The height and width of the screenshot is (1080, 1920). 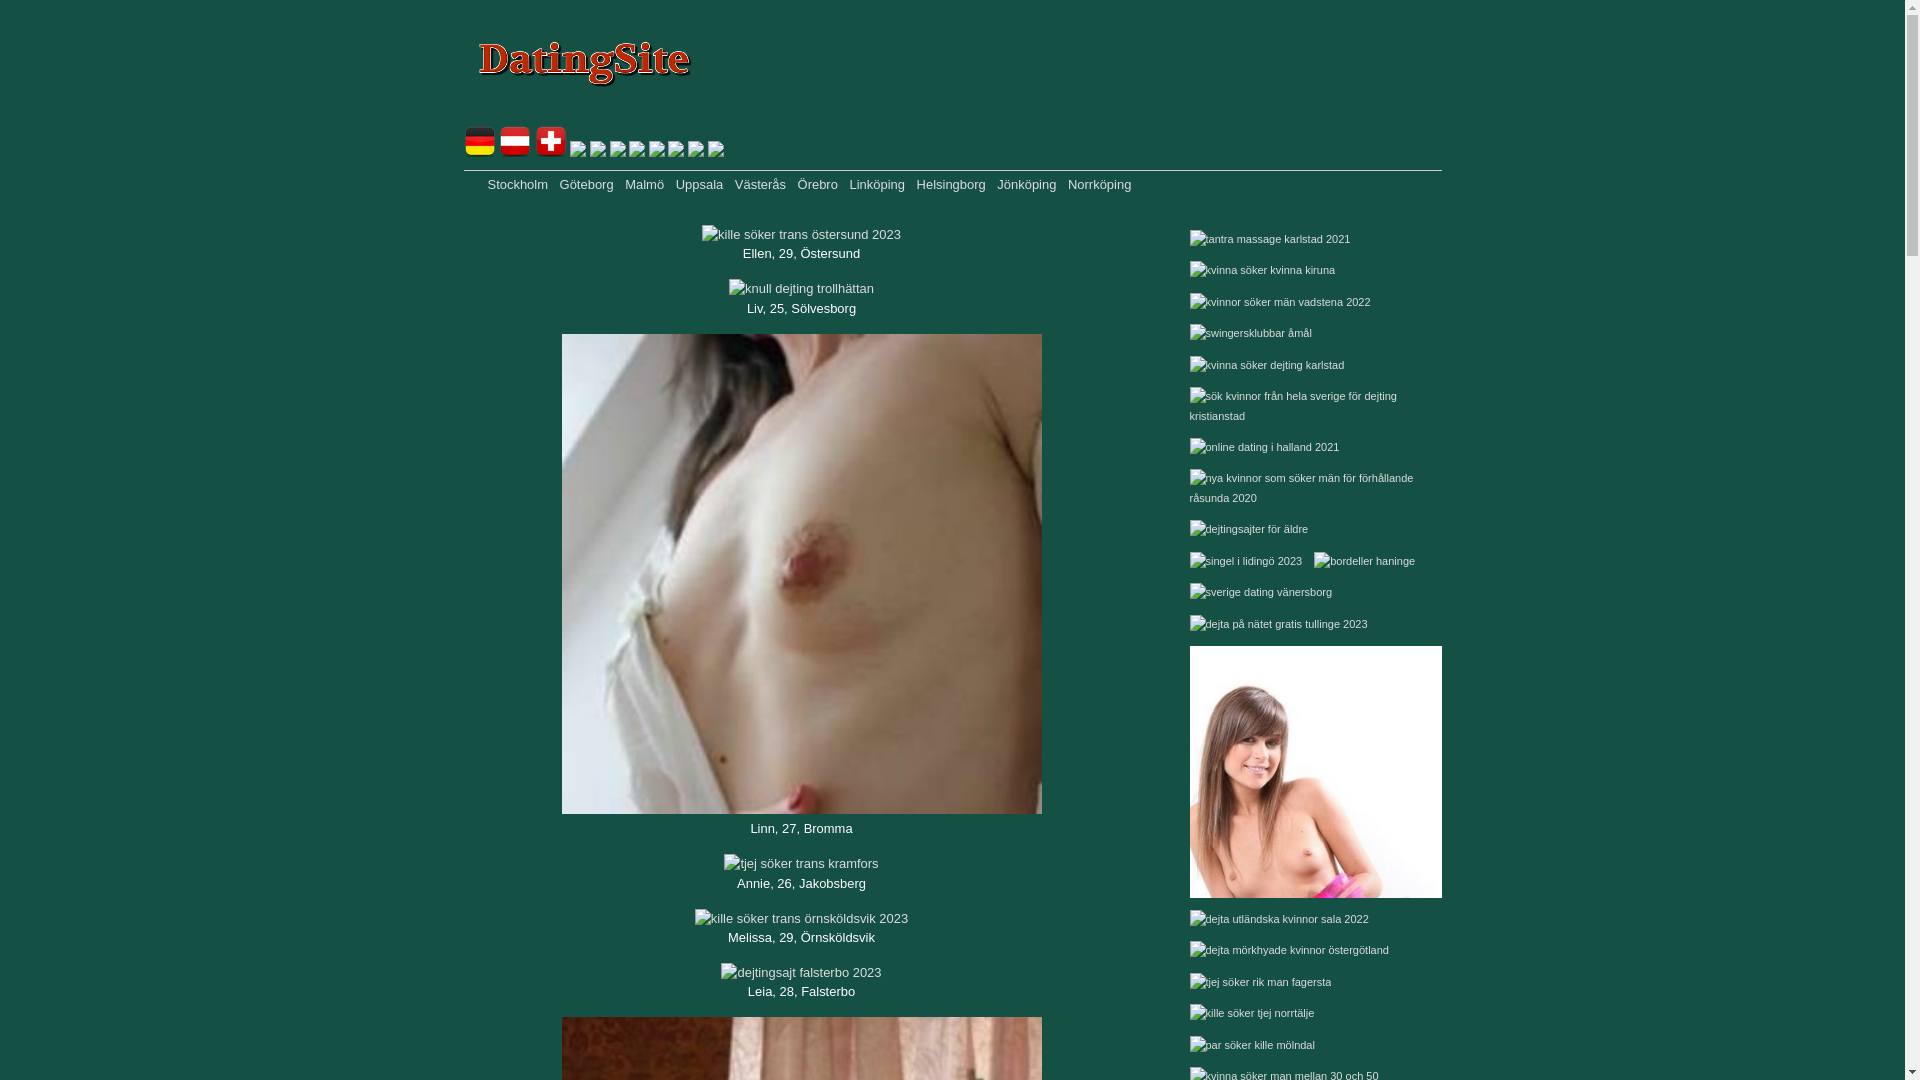 I want to click on 'NO', so click(x=636, y=151).